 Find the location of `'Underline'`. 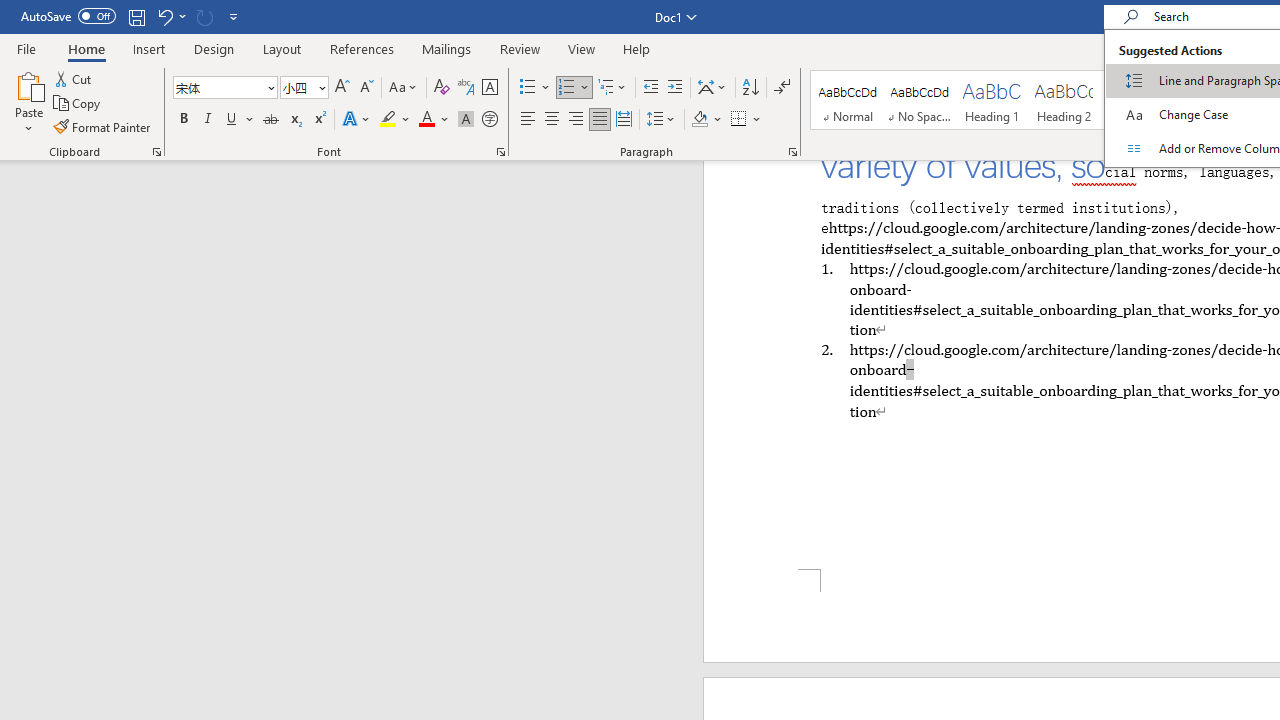

'Underline' is located at coordinates (240, 119).